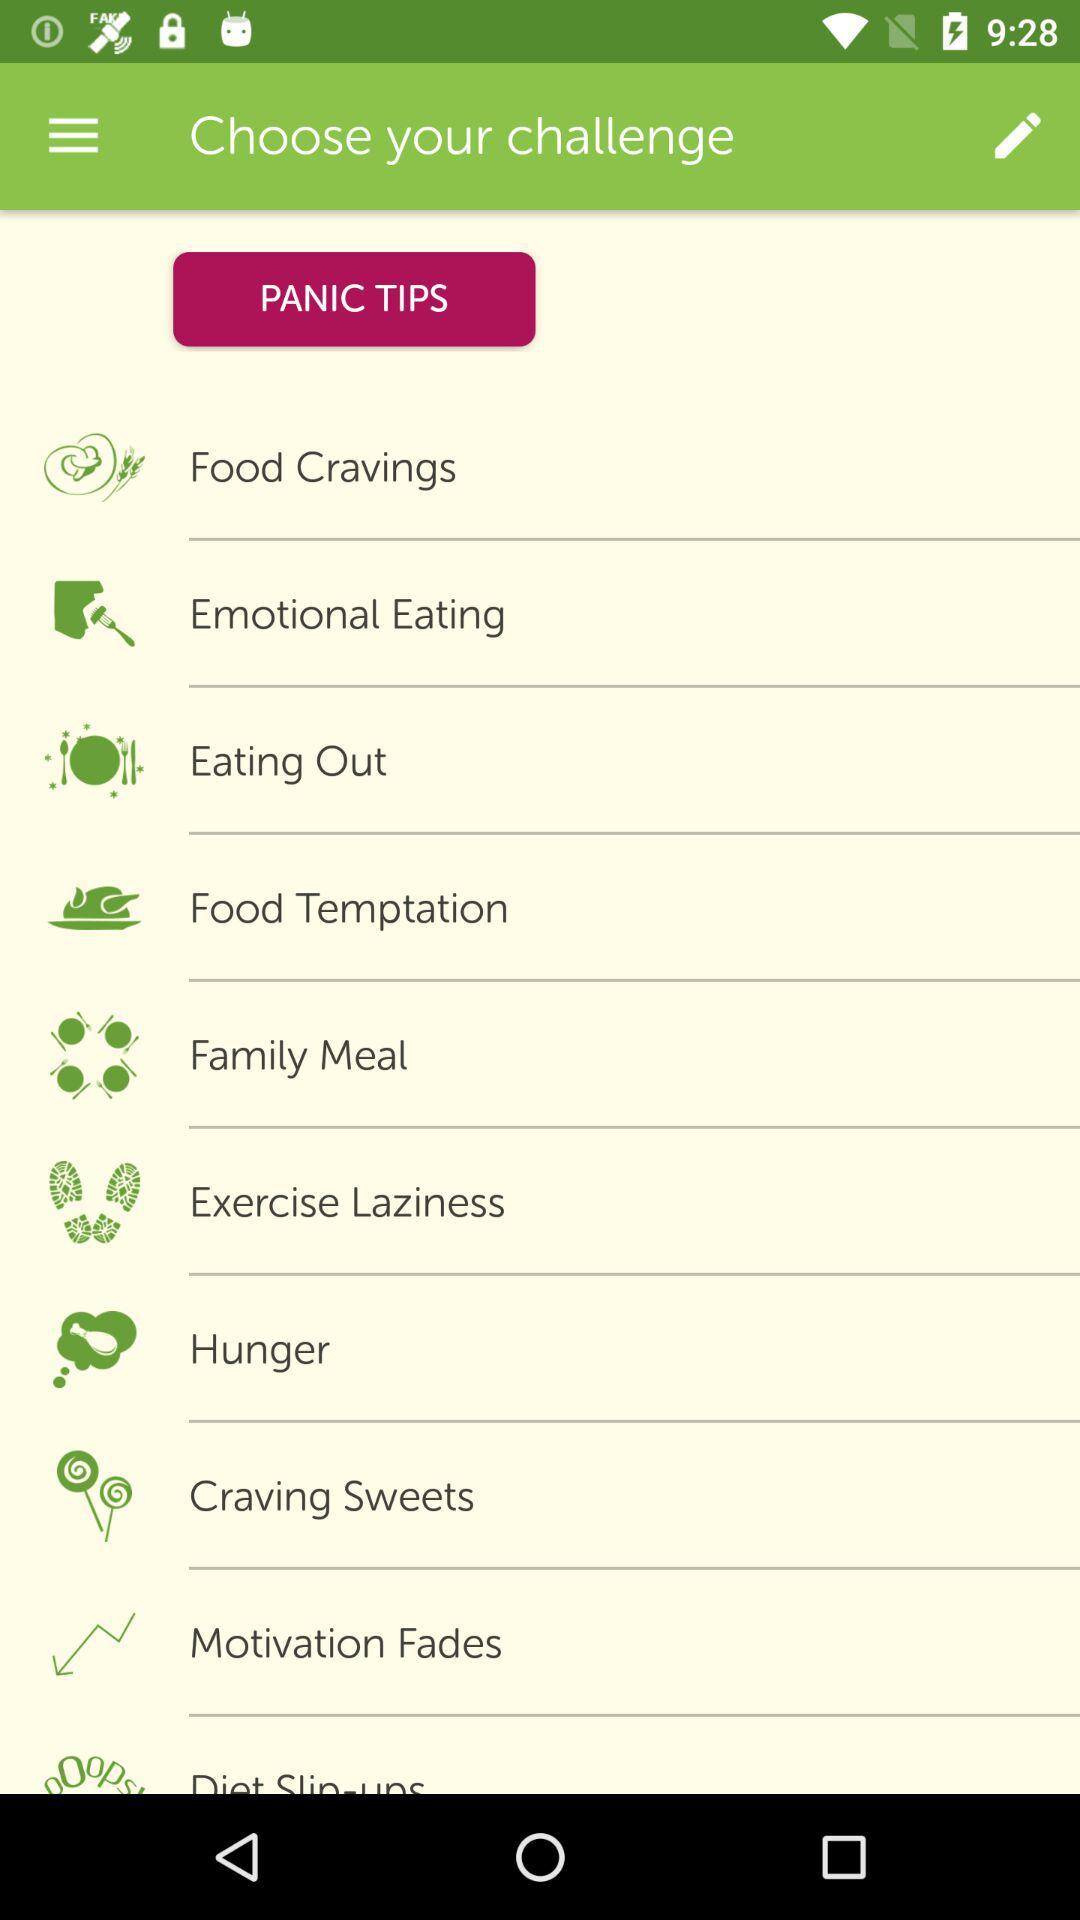 Image resolution: width=1080 pixels, height=1920 pixels. I want to click on icon next to the choose your challenge app, so click(1017, 135).